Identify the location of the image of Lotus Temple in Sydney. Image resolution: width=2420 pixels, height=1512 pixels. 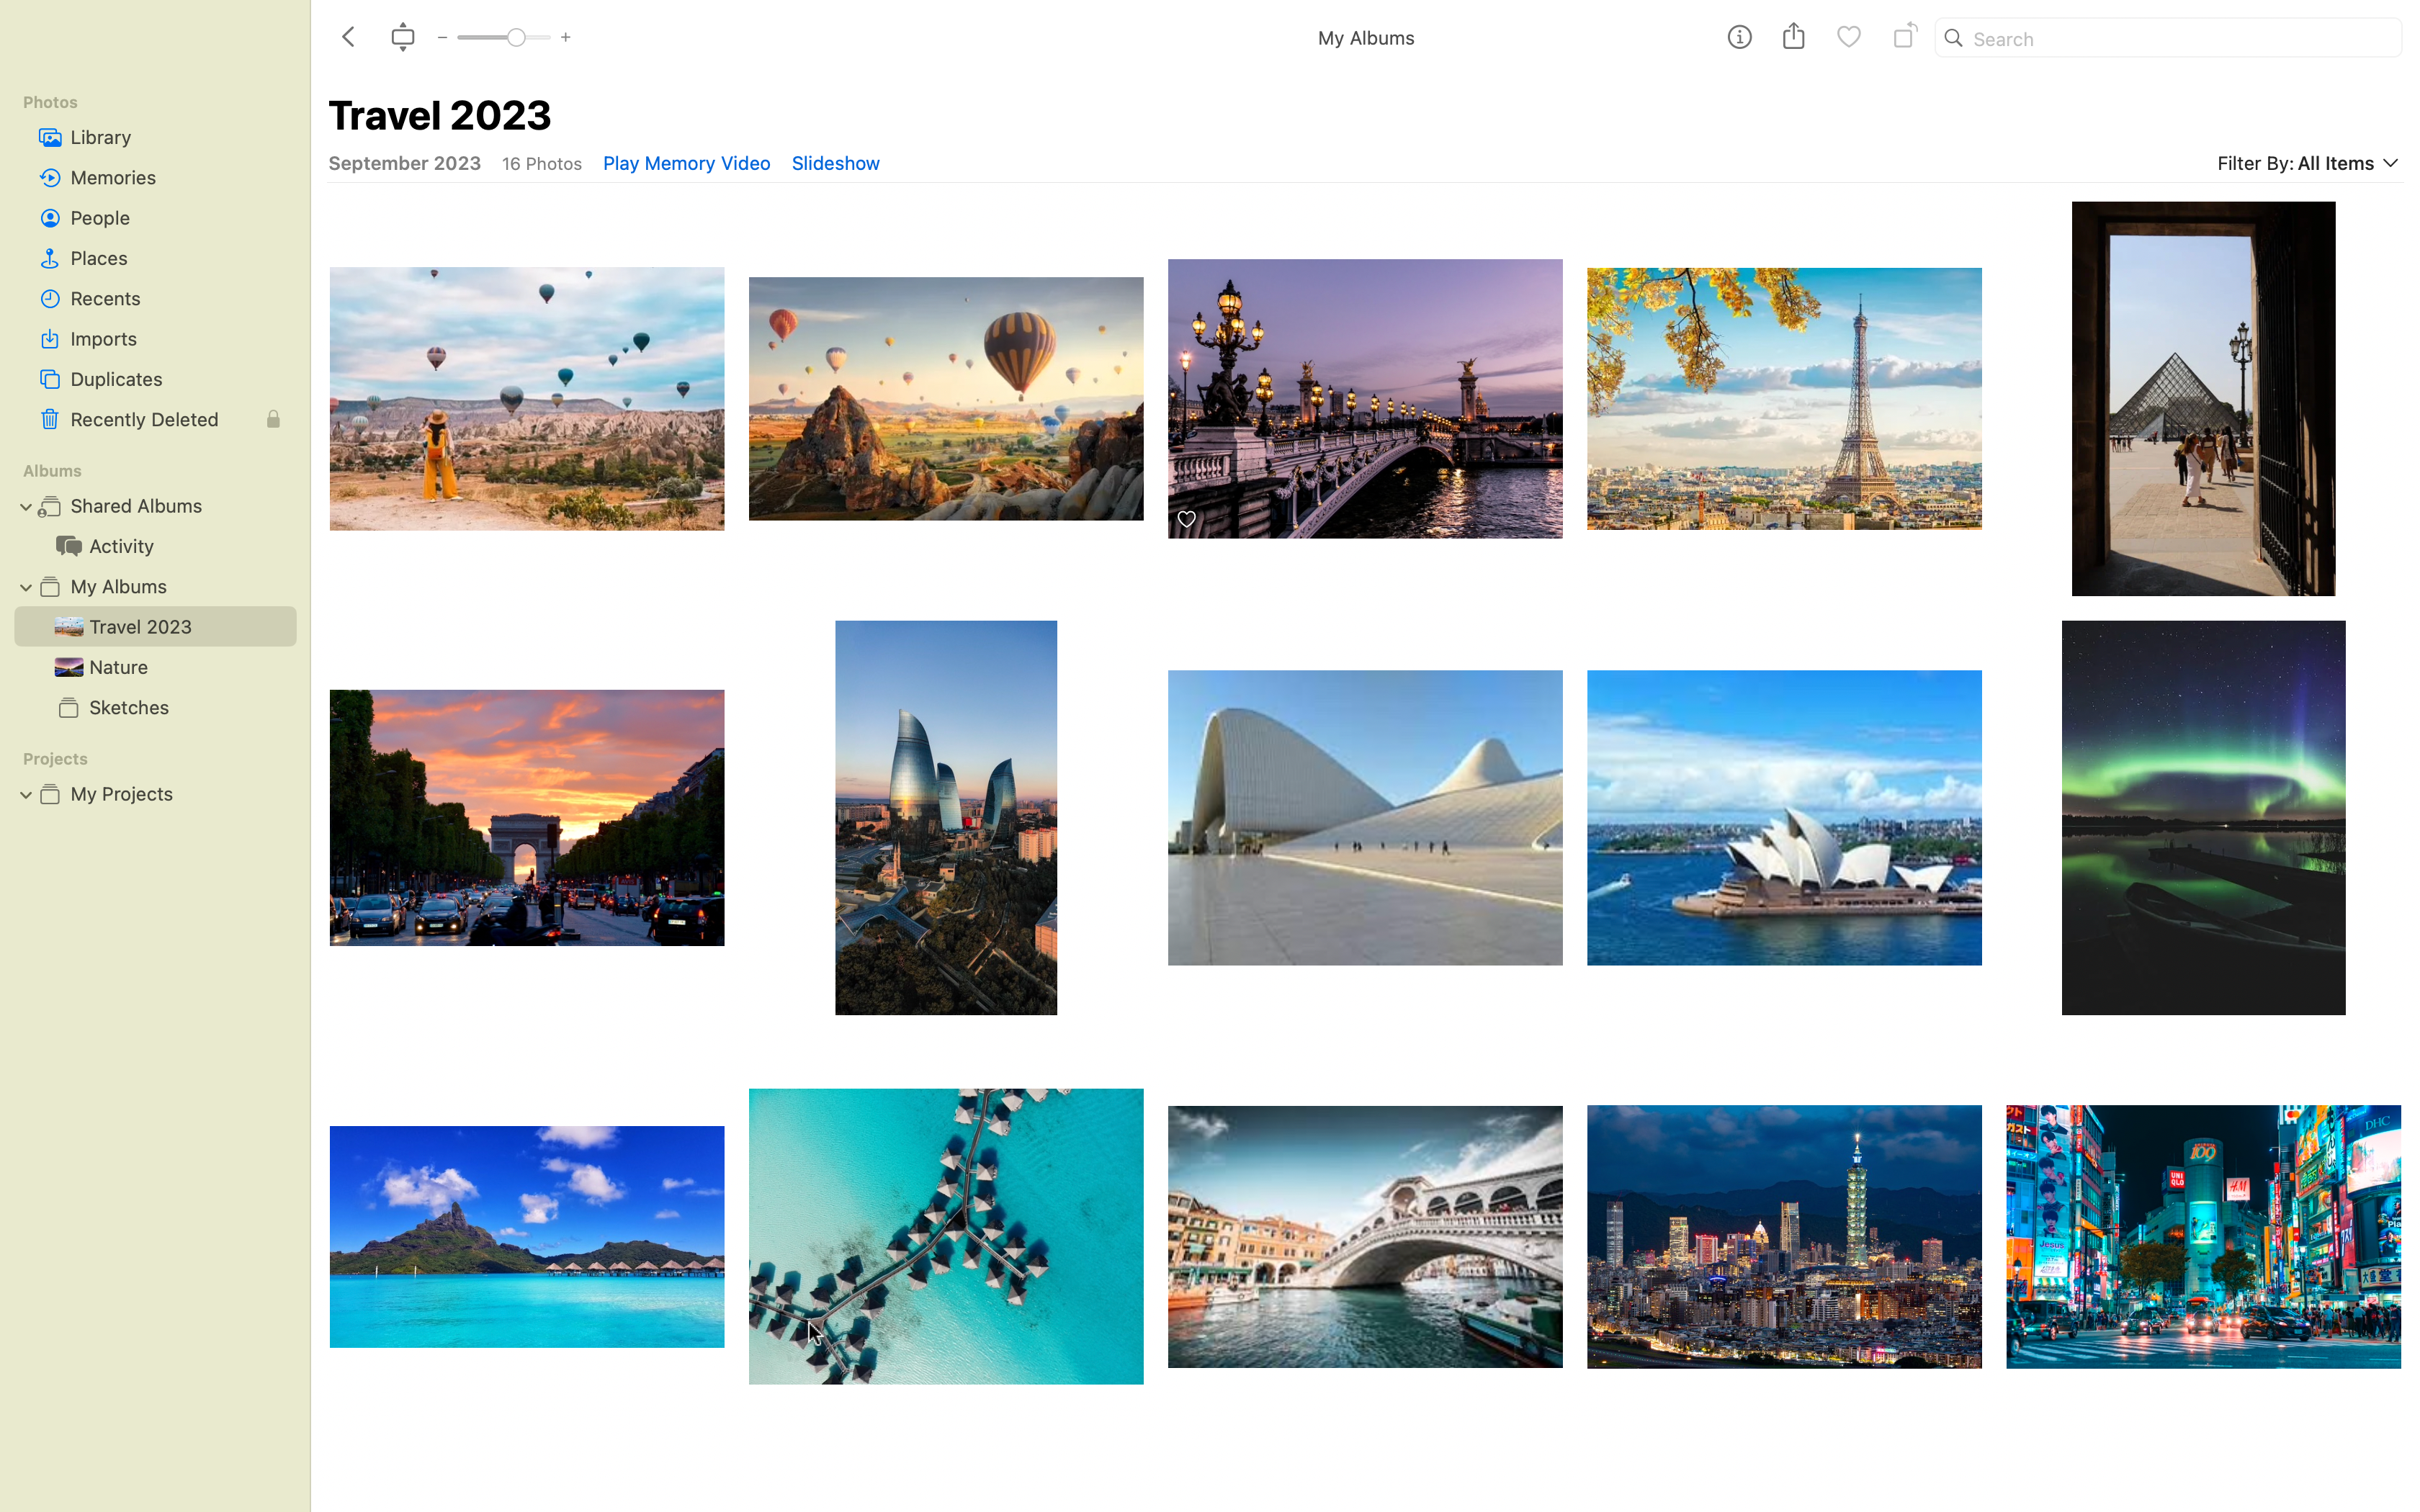
(1785, 816).